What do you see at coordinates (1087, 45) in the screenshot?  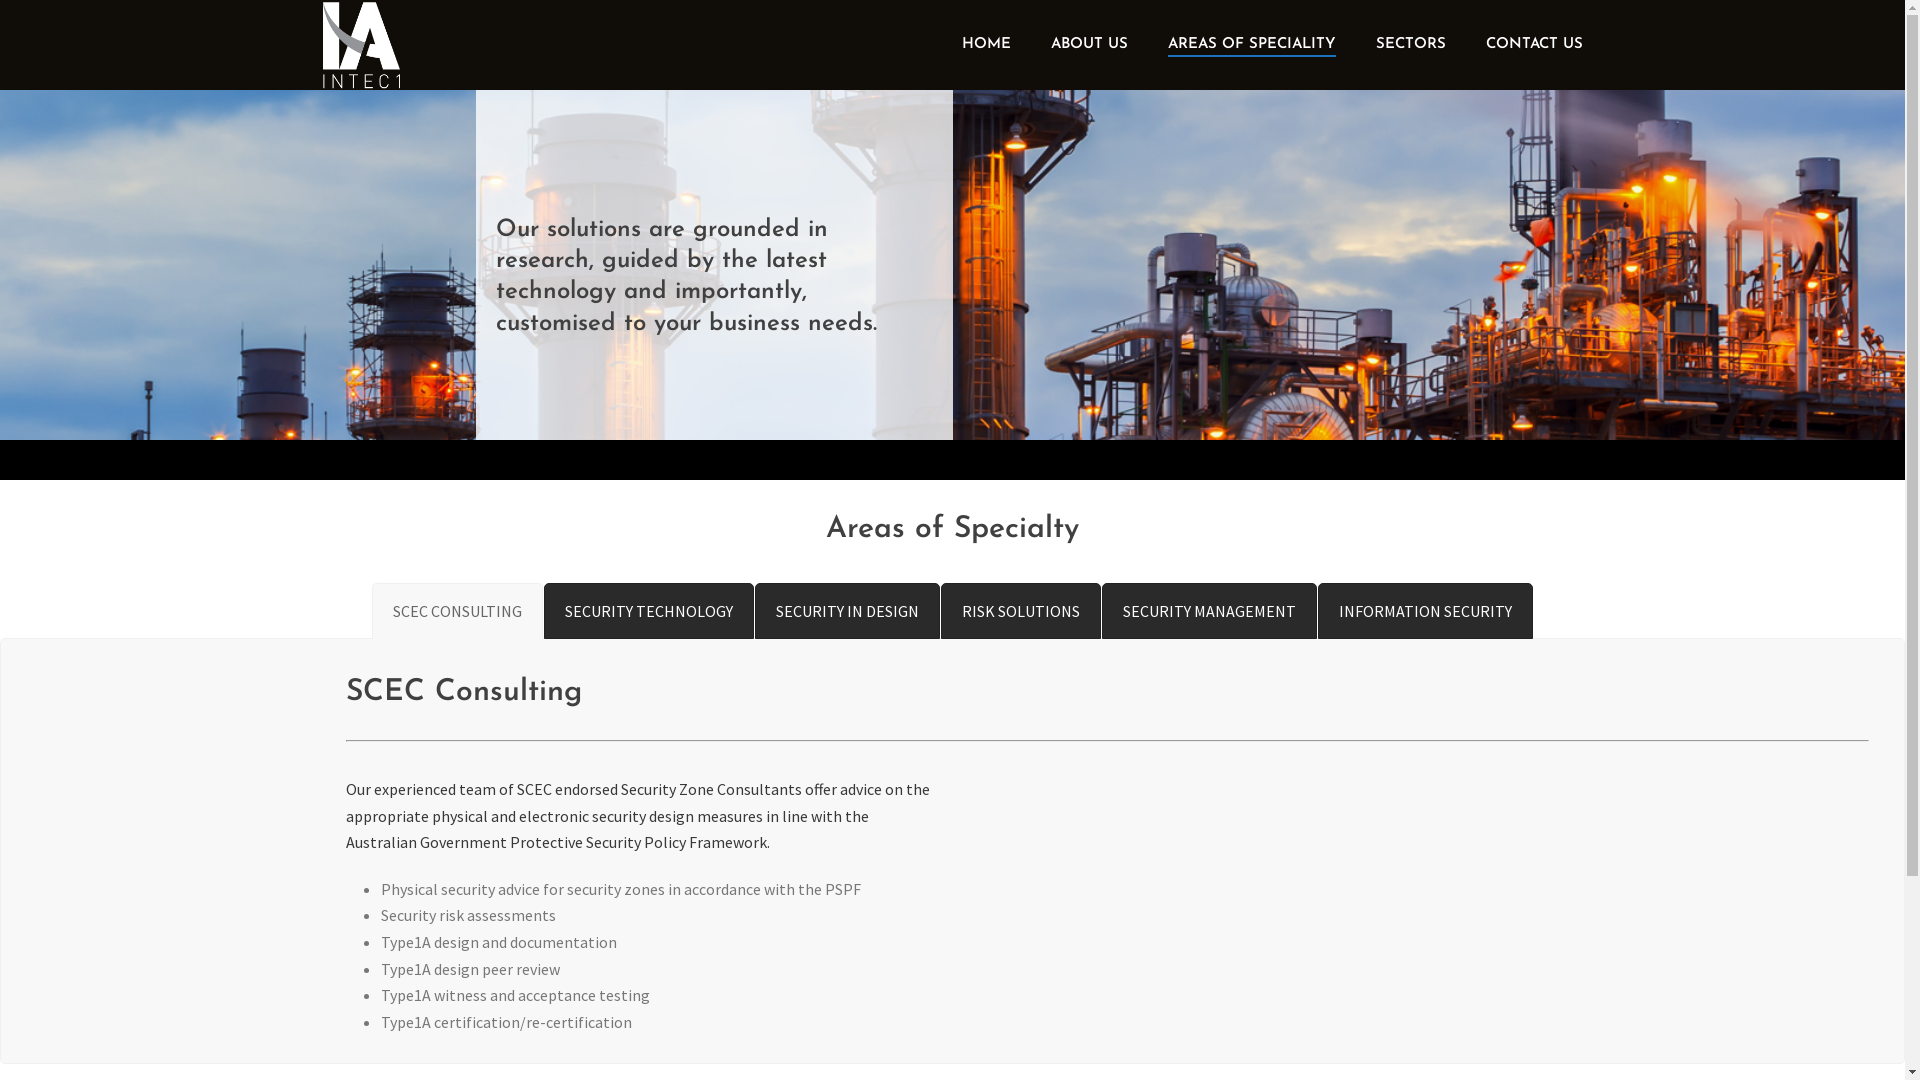 I see `'ABOUT US'` at bounding box center [1087, 45].